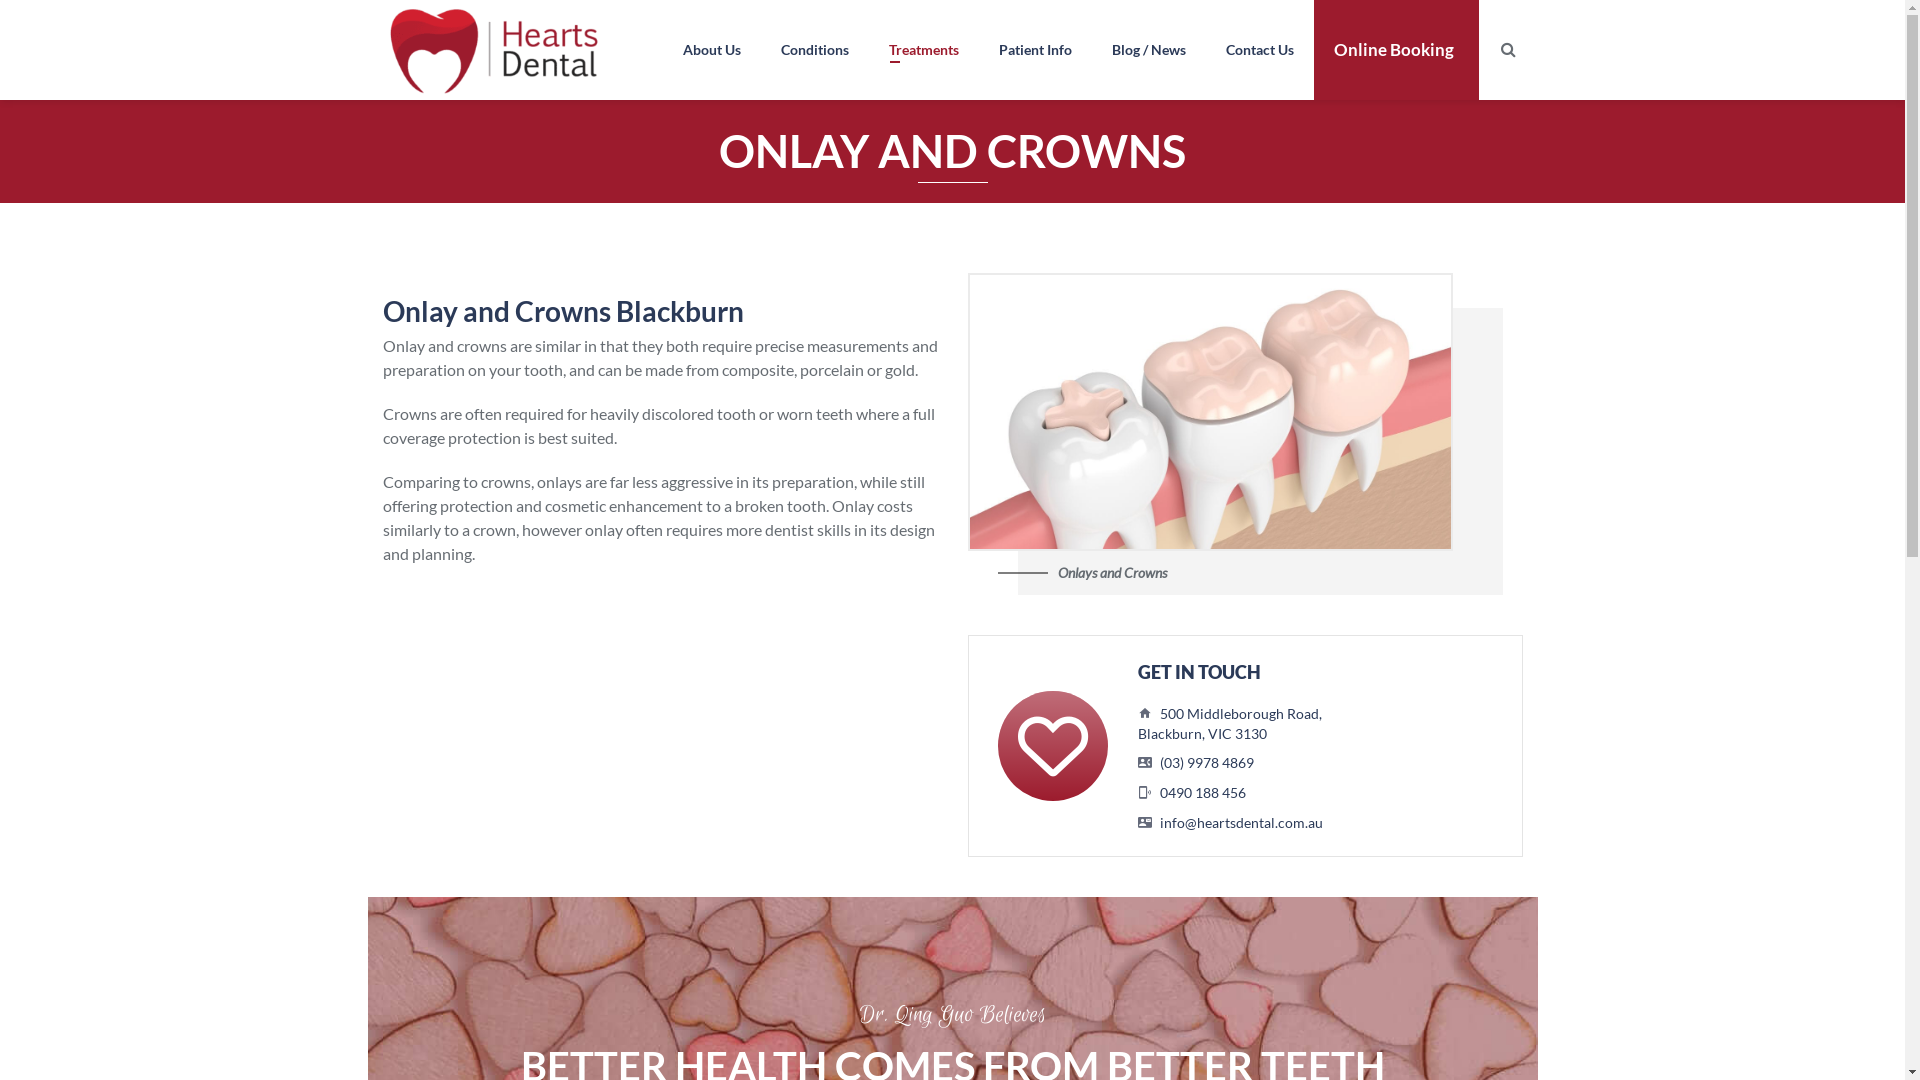 This screenshot has width=1920, height=1080. I want to click on 'Online Booking', so click(1314, 49).